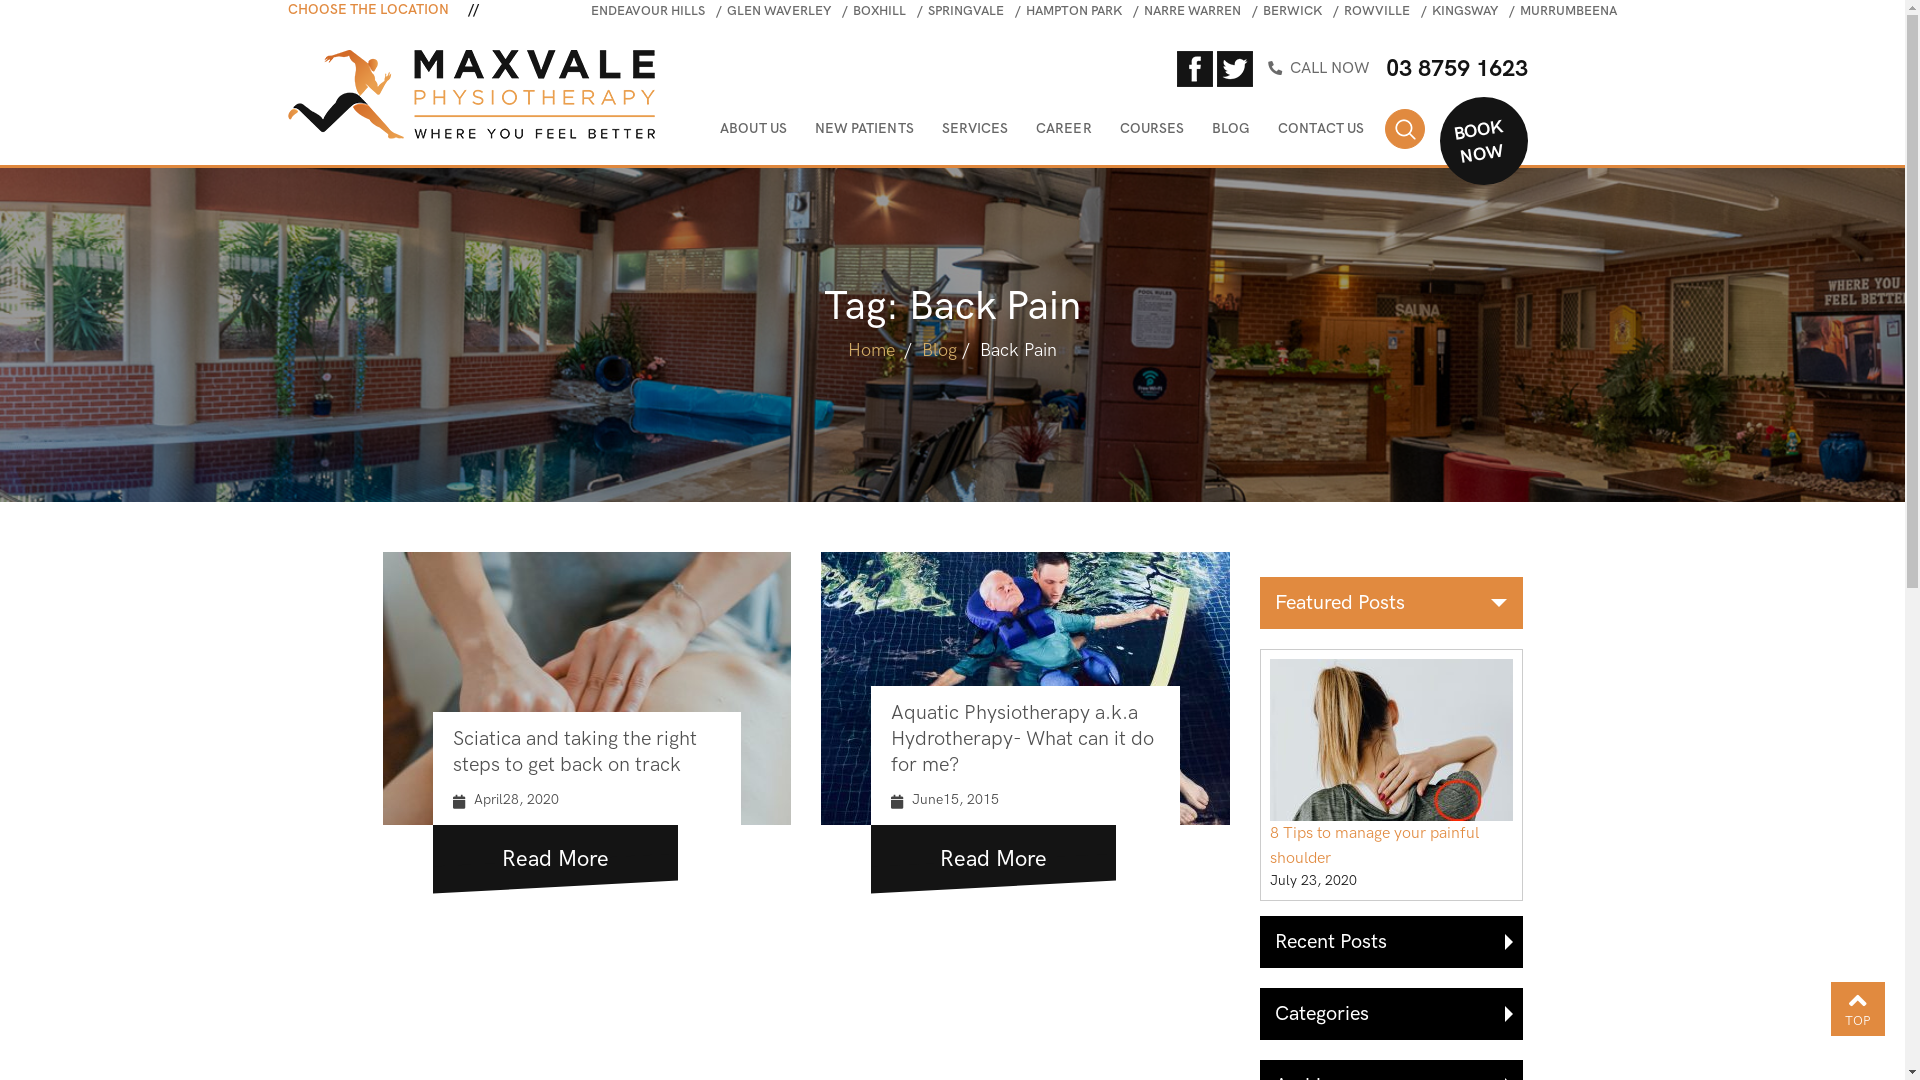  I want to click on 'CALL NOW 03 8759 1623', so click(1430, 66).